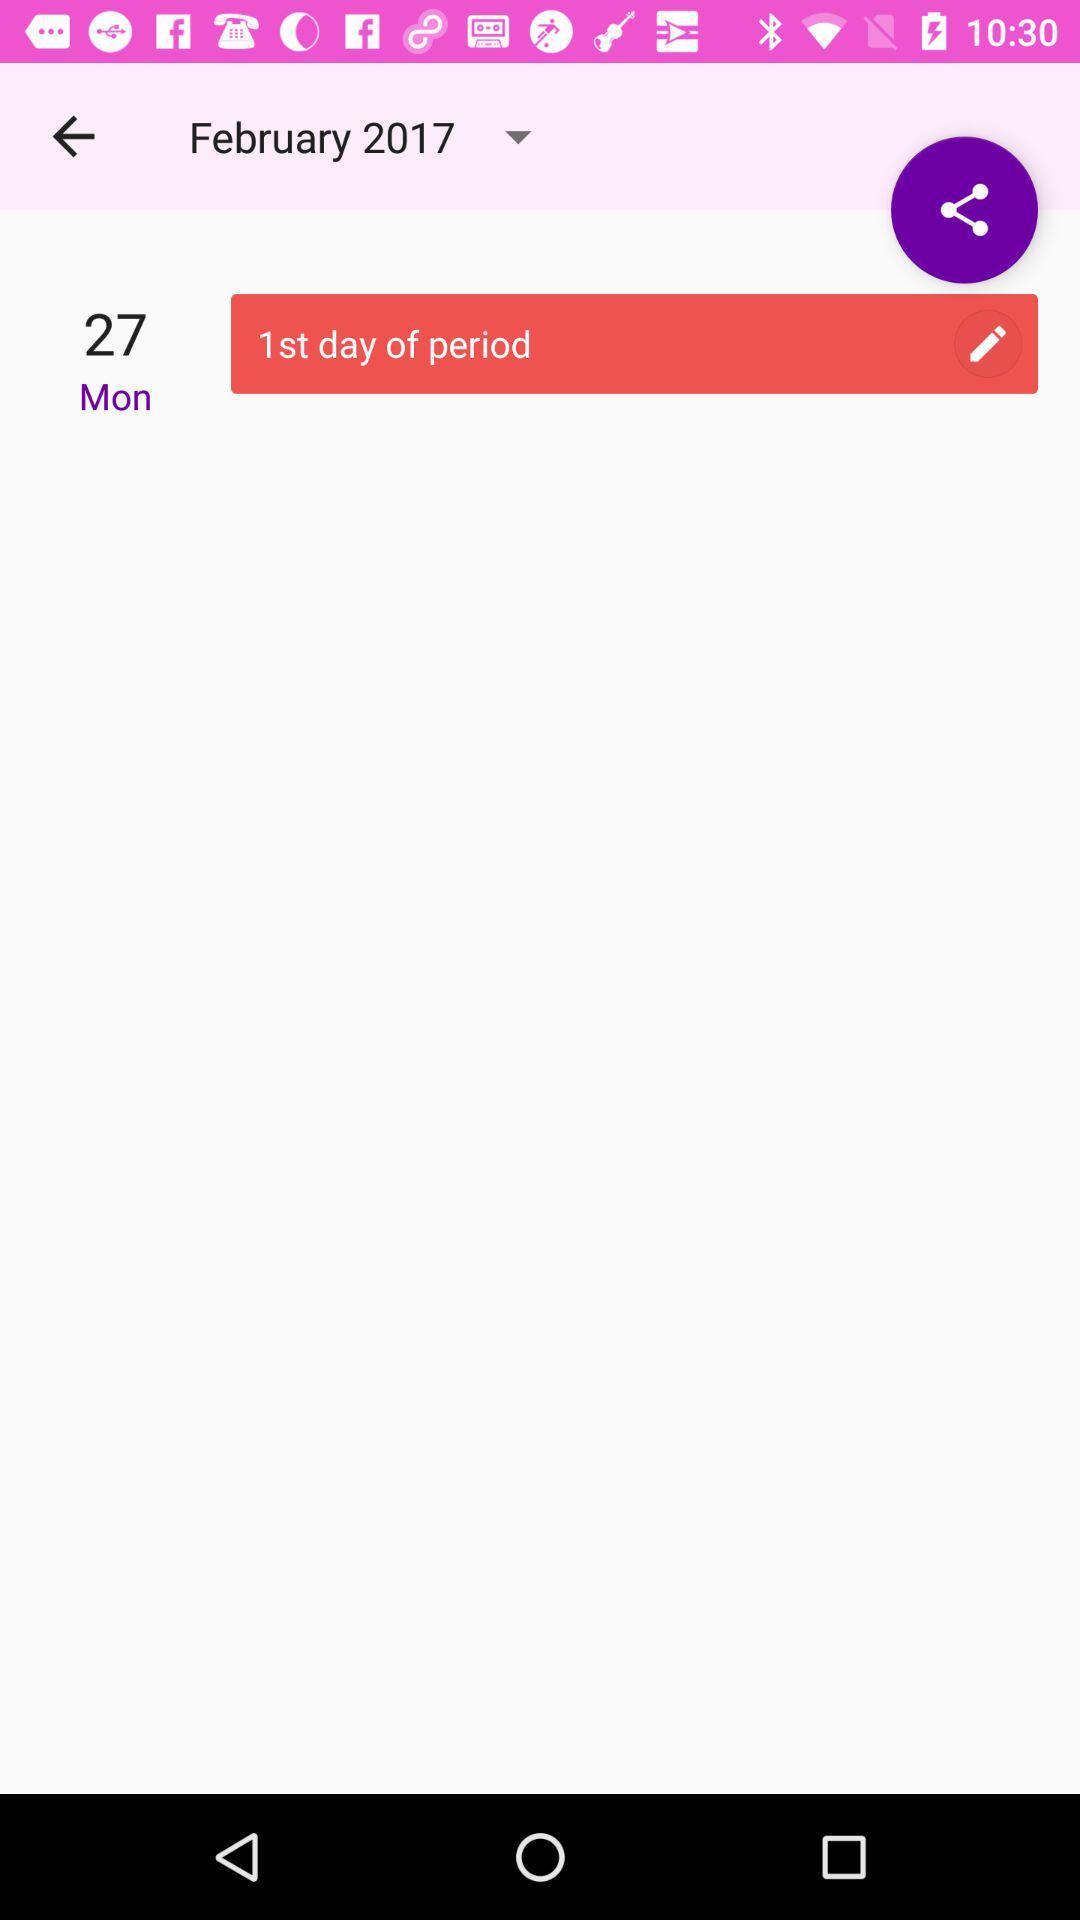 The height and width of the screenshot is (1920, 1080). Describe the element at coordinates (963, 210) in the screenshot. I see `share option` at that location.